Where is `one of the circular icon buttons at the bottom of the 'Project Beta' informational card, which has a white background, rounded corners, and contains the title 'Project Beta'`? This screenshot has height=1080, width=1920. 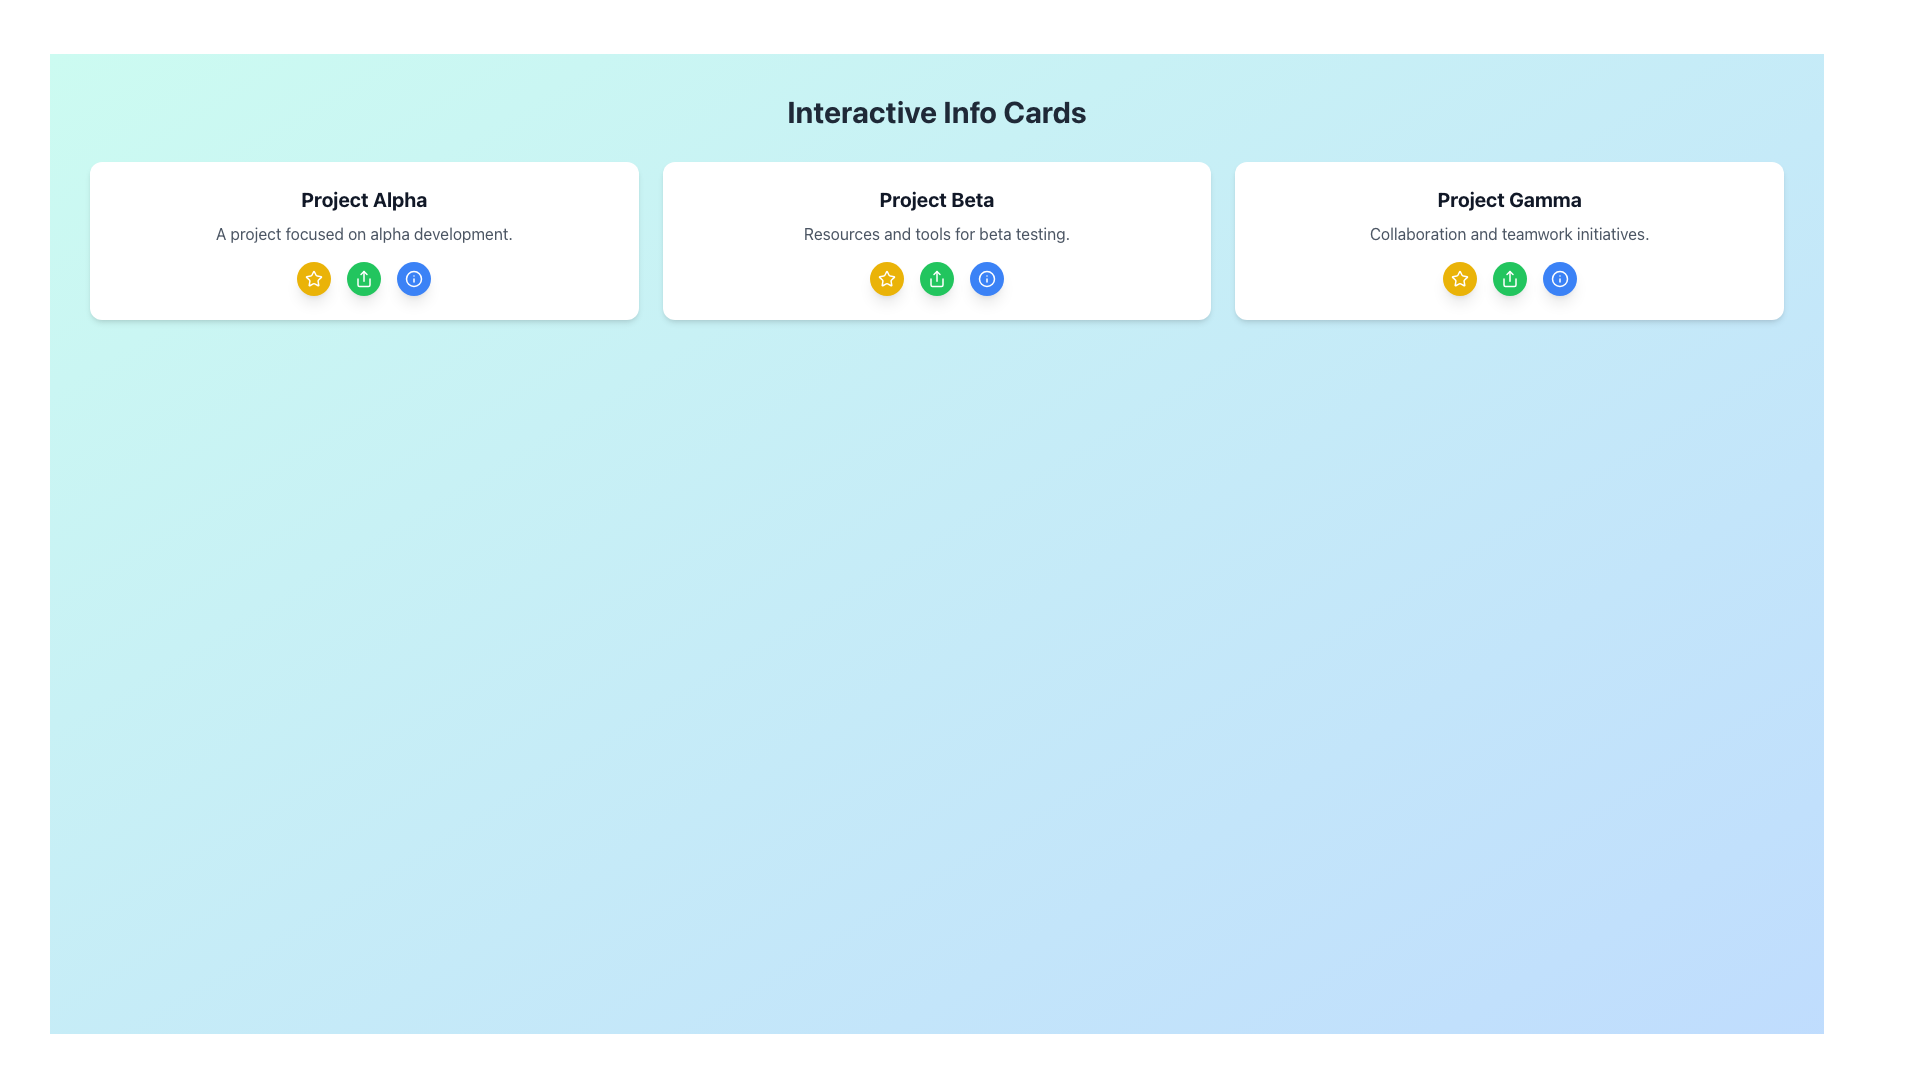
one of the circular icon buttons at the bottom of the 'Project Beta' informational card, which has a white background, rounded corners, and contains the title 'Project Beta' is located at coordinates (935, 239).